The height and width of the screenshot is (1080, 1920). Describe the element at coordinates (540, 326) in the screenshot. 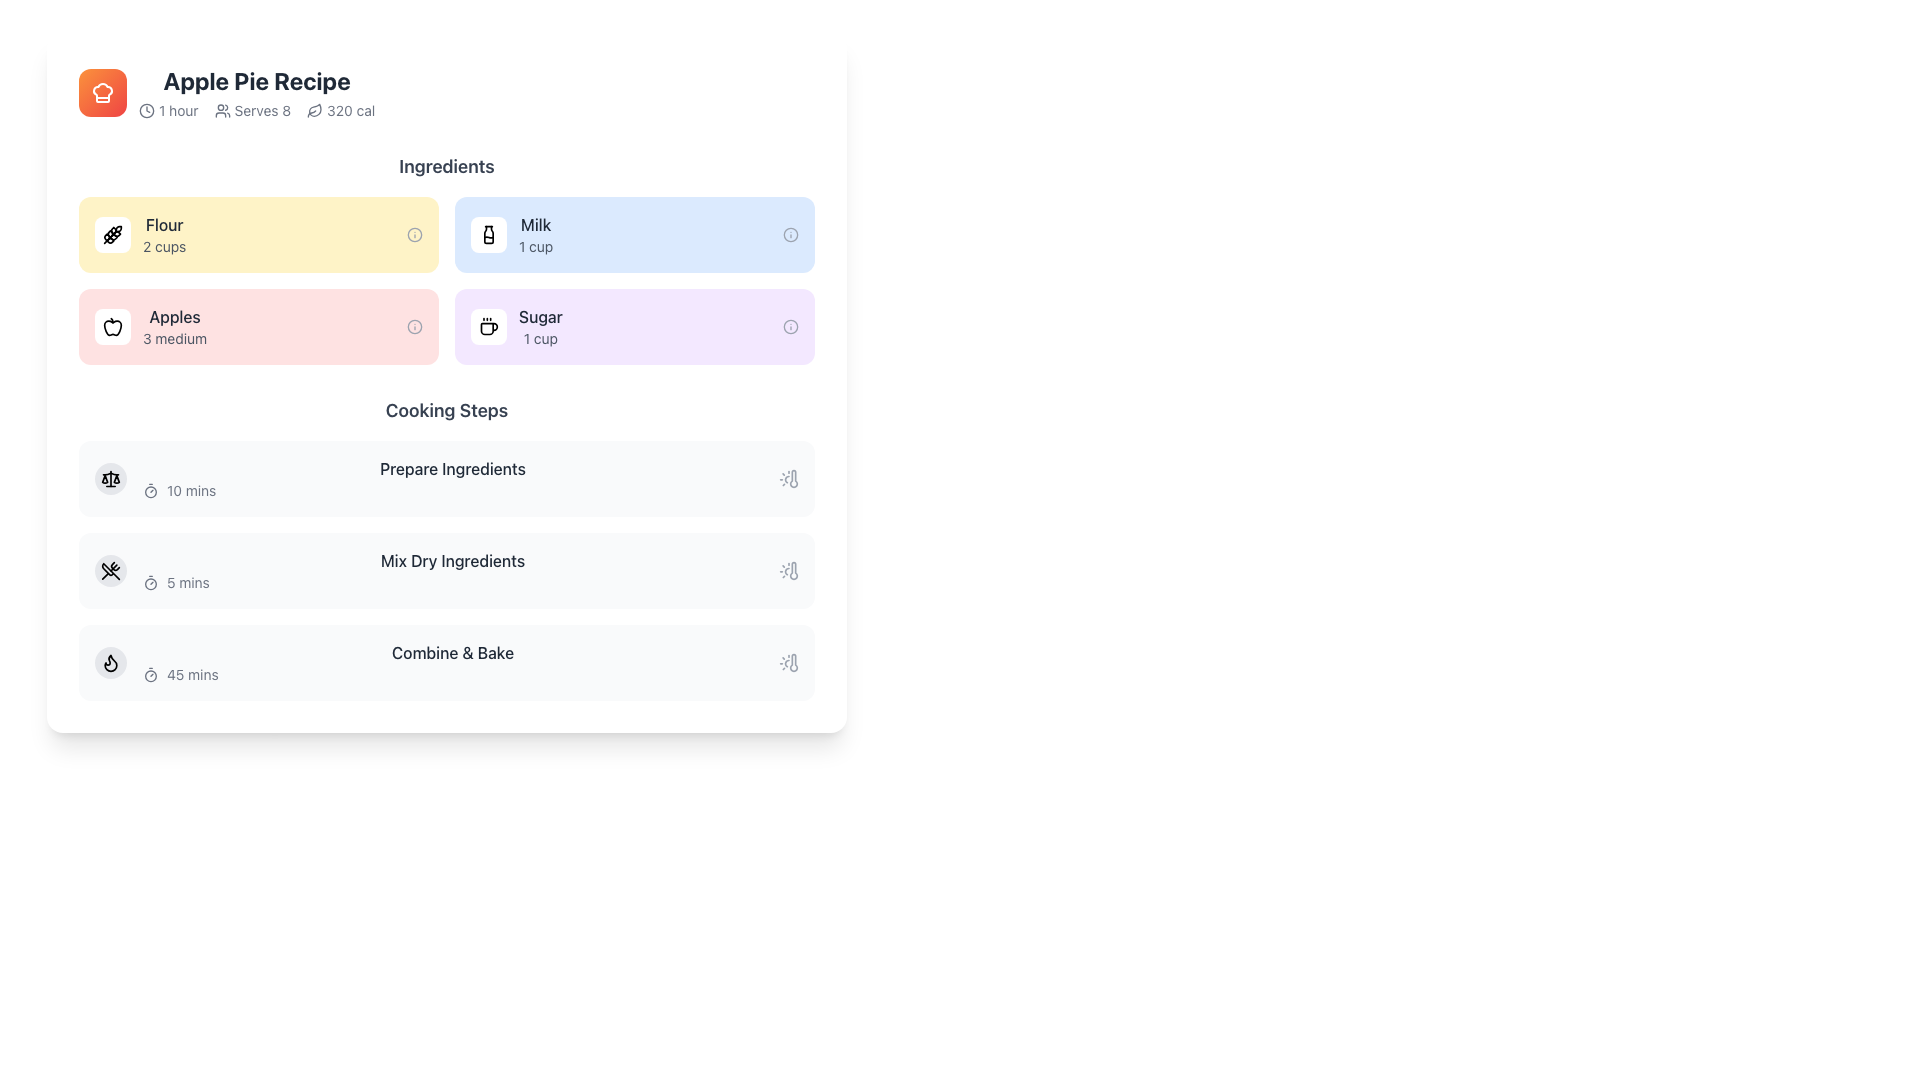

I see `the informational text label displaying 'Sugar' in a gray font, located within a rounded purple box in the Ingredients section of the page` at that location.